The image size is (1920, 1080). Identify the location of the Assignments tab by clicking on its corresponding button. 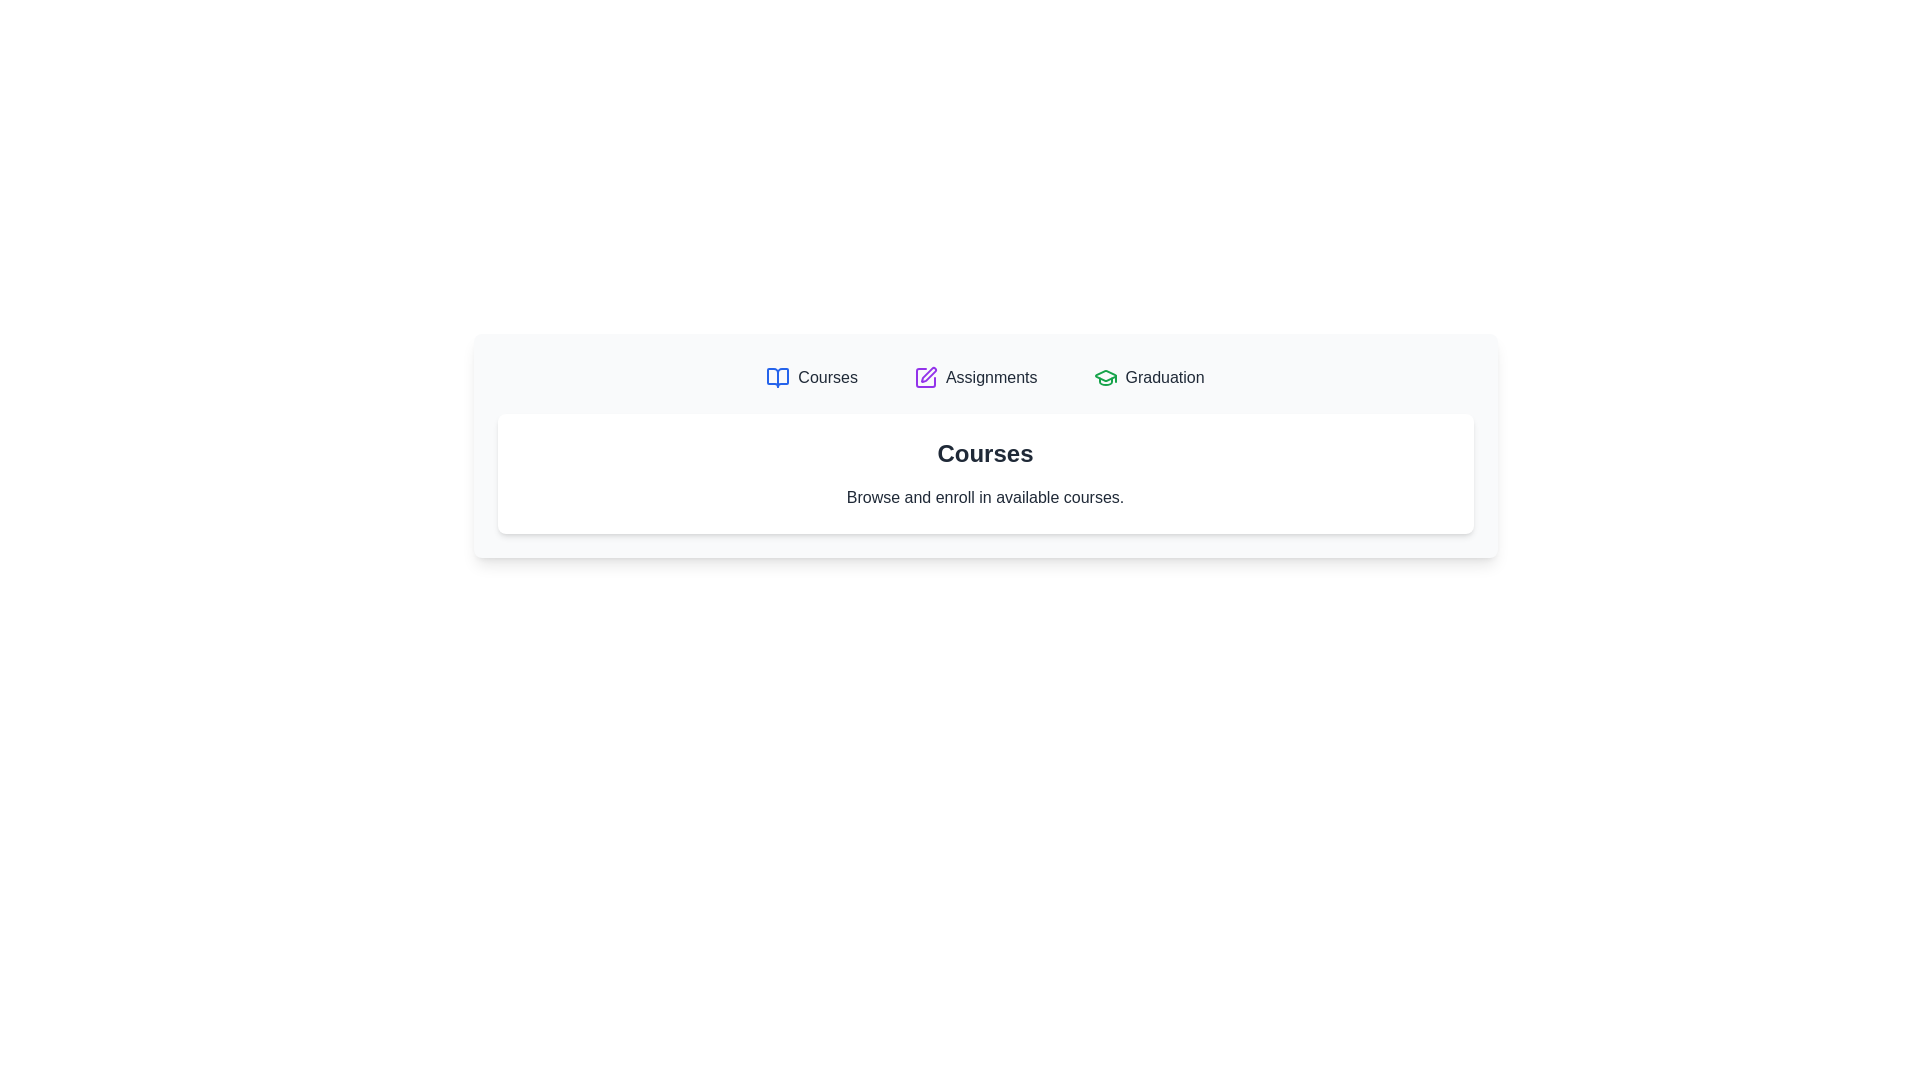
(974, 378).